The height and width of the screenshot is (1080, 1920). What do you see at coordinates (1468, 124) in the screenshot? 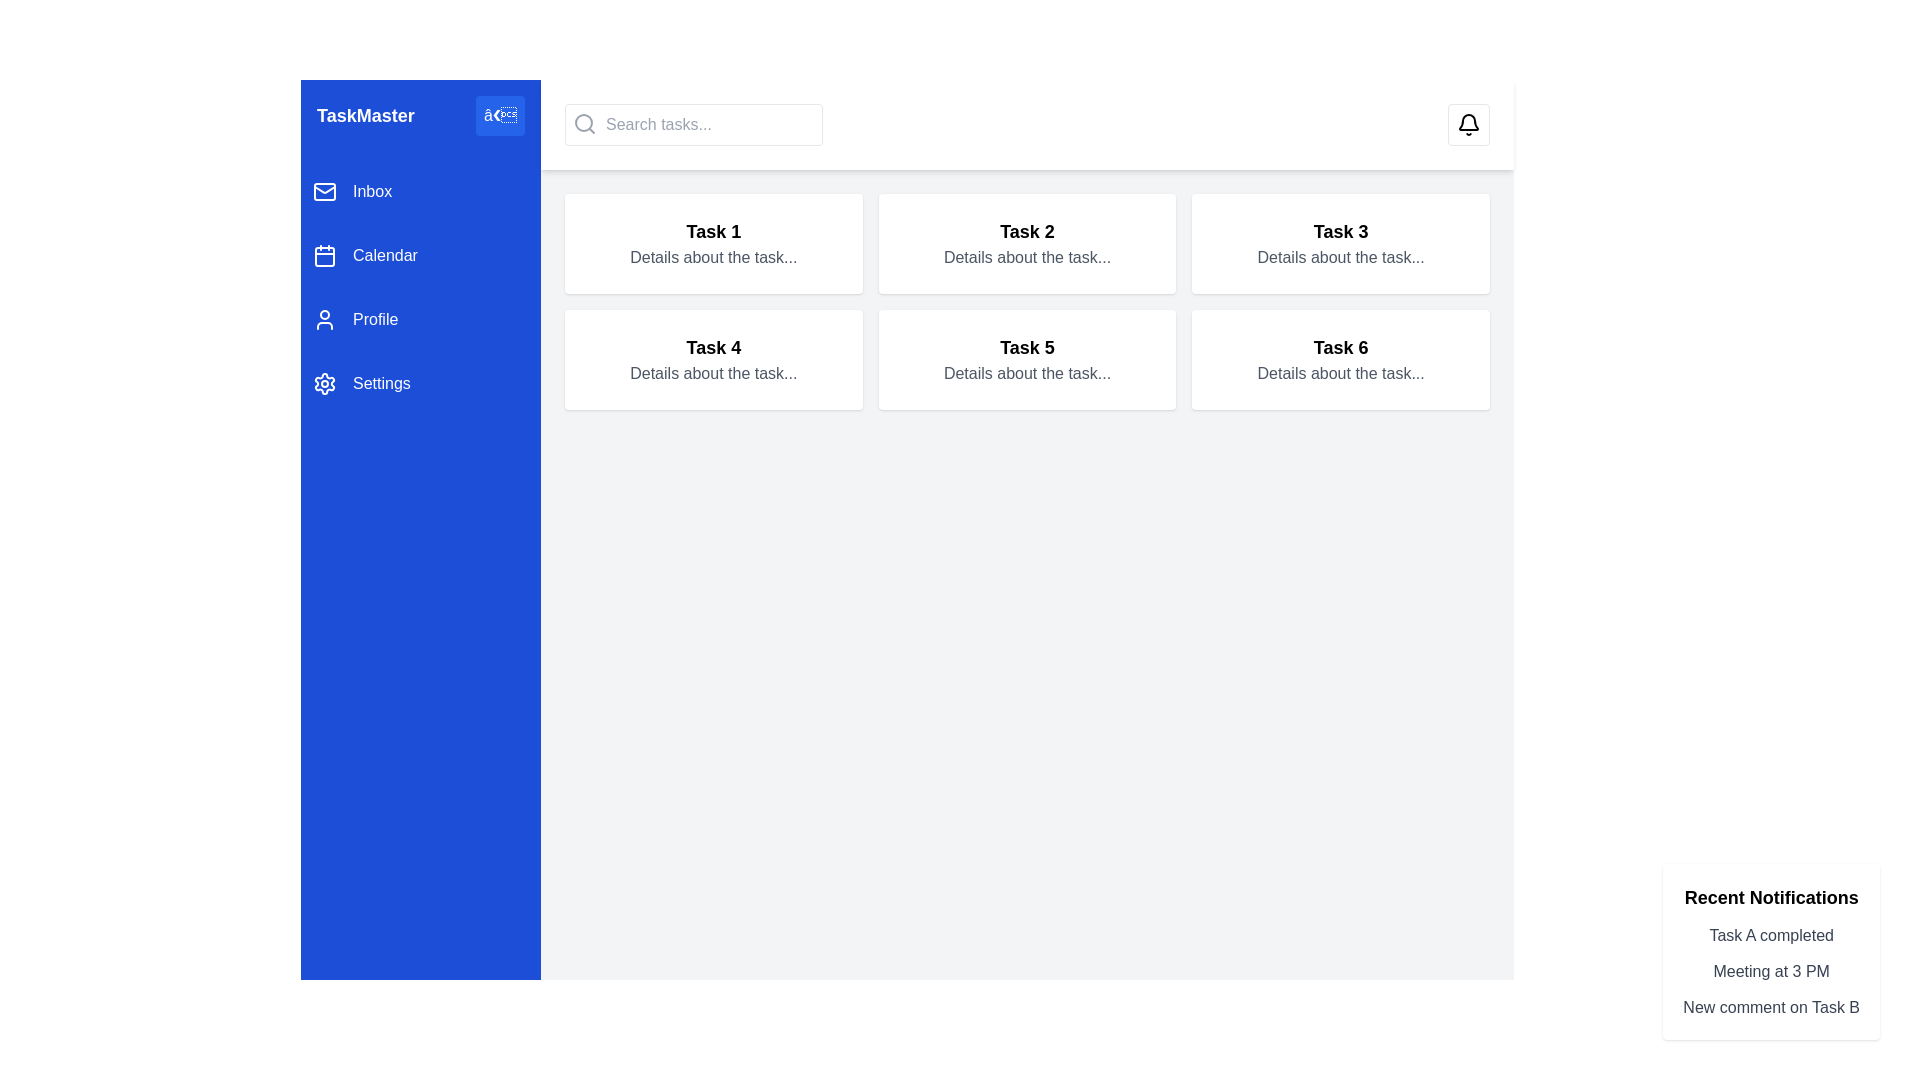
I see `the bell icon in the top-right corner of the interface` at bounding box center [1468, 124].